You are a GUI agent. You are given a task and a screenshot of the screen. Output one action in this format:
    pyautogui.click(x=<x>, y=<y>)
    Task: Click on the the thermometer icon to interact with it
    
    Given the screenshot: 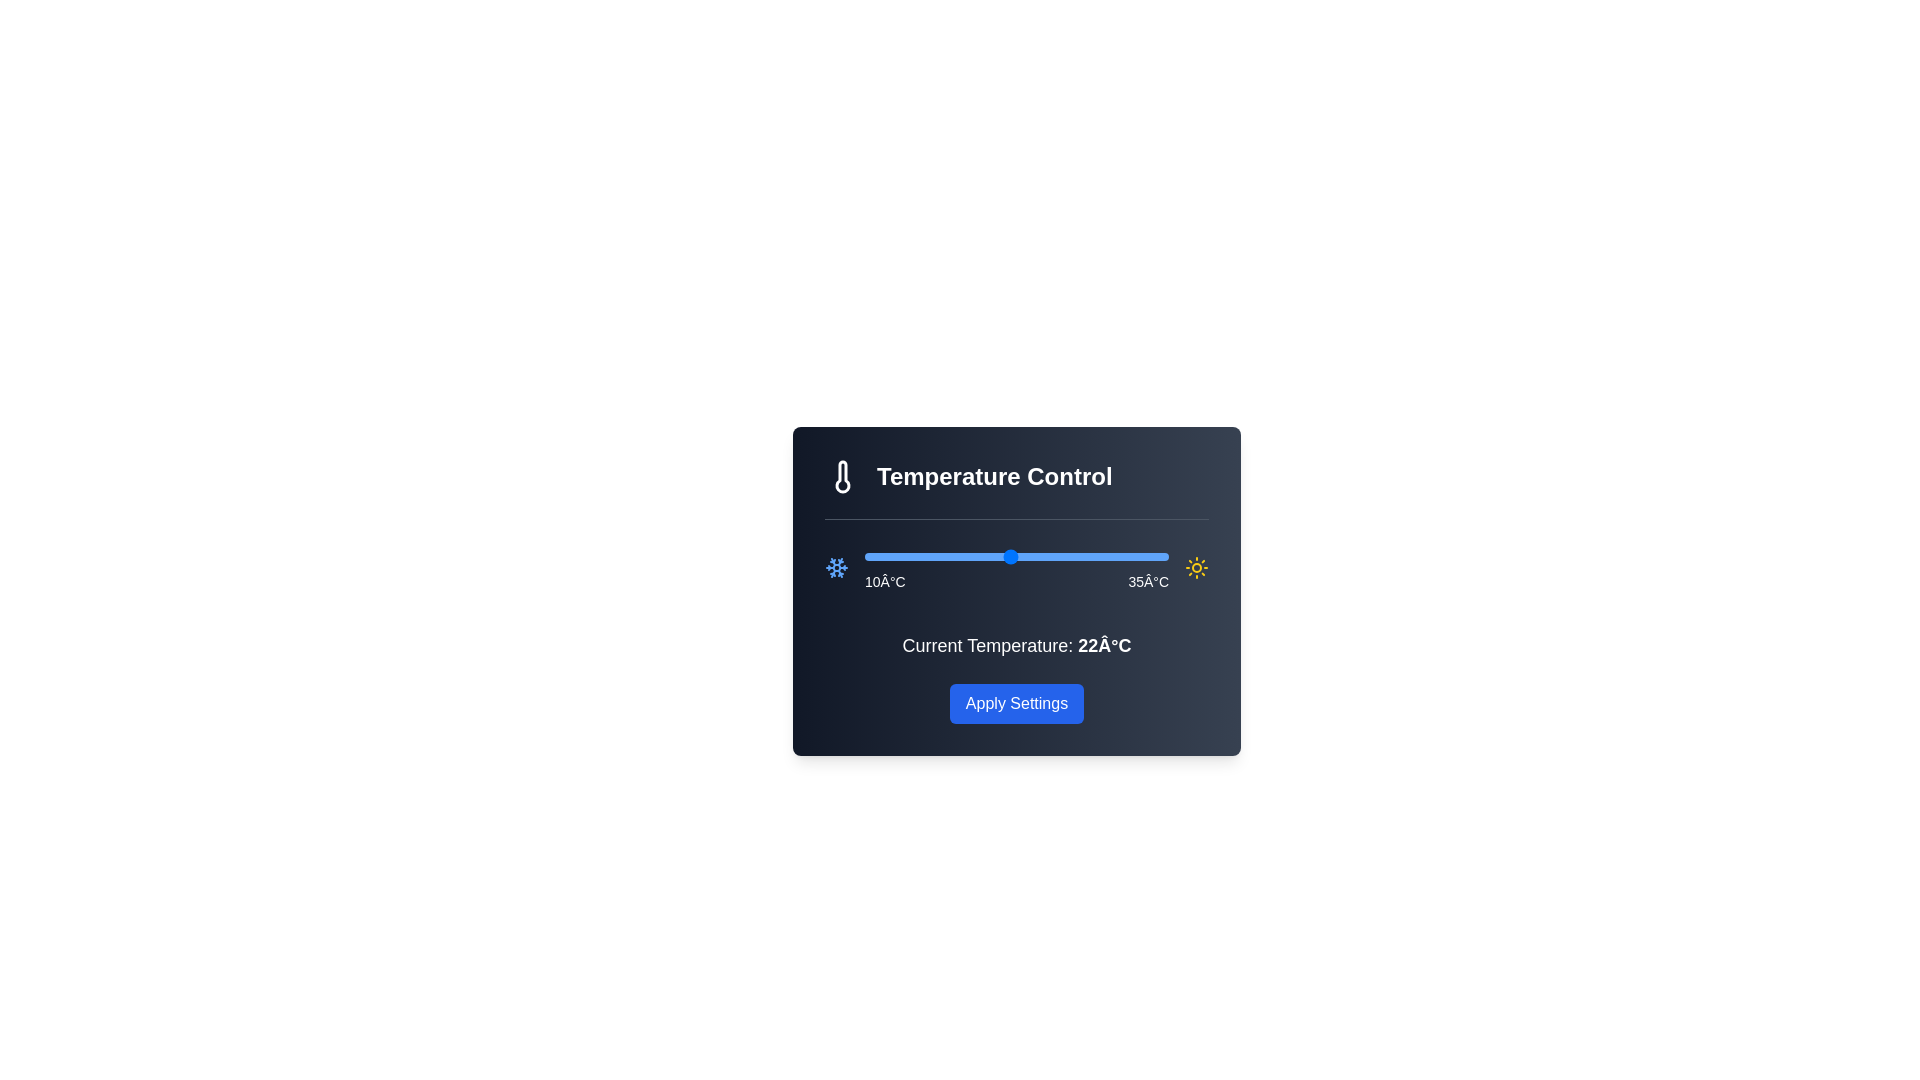 What is the action you would take?
    pyautogui.click(x=843, y=477)
    